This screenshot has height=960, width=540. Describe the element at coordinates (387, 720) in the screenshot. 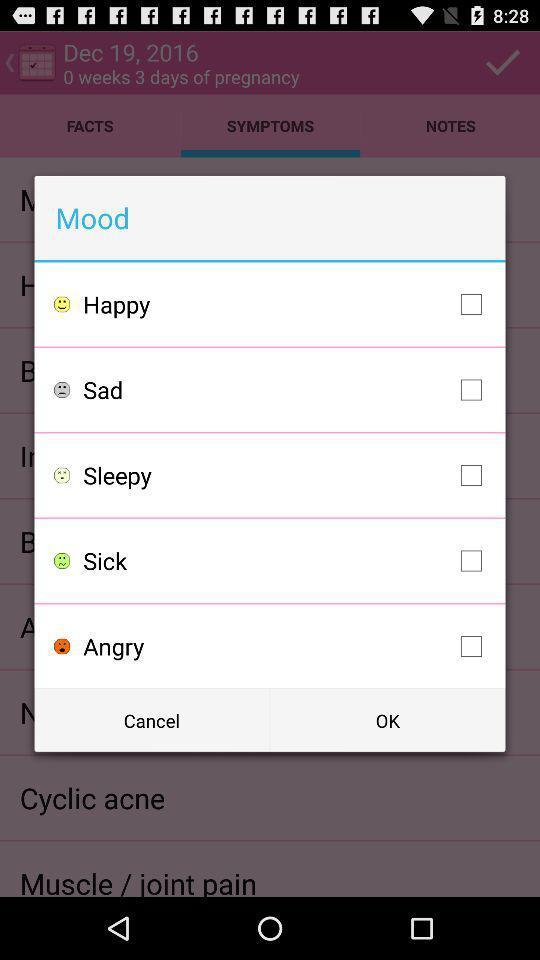

I see `the icon below angry icon` at that location.